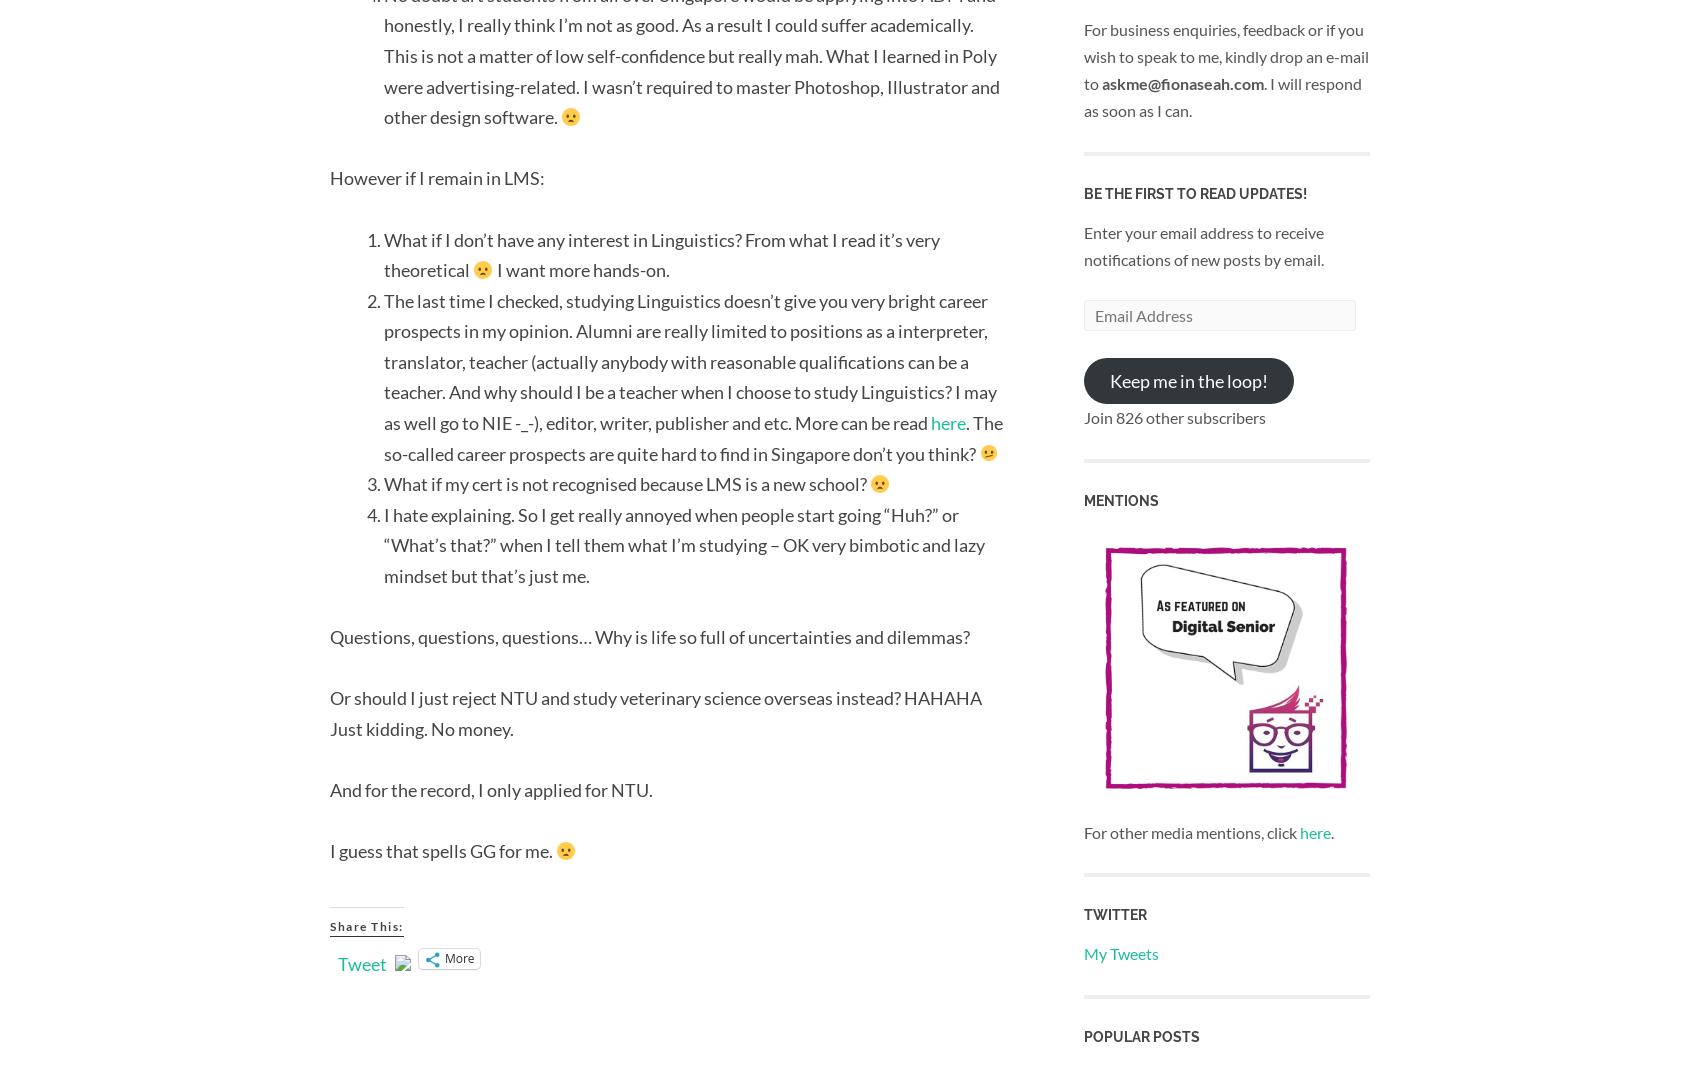 Image resolution: width=1700 pixels, height=1065 pixels. What do you see at coordinates (1186, 379) in the screenshot?
I see `'Keep me in the loop!'` at bounding box center [1186, 379].